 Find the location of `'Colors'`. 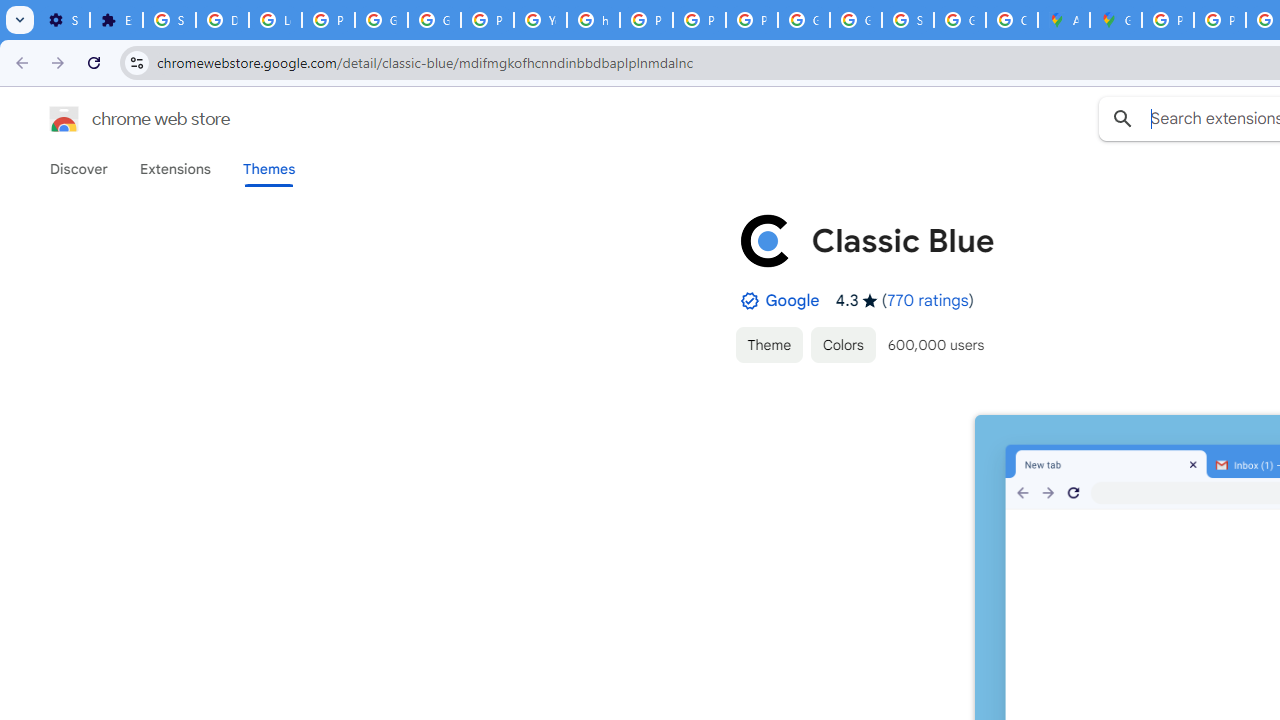

'Colors' is located at coordinates (843, 343).